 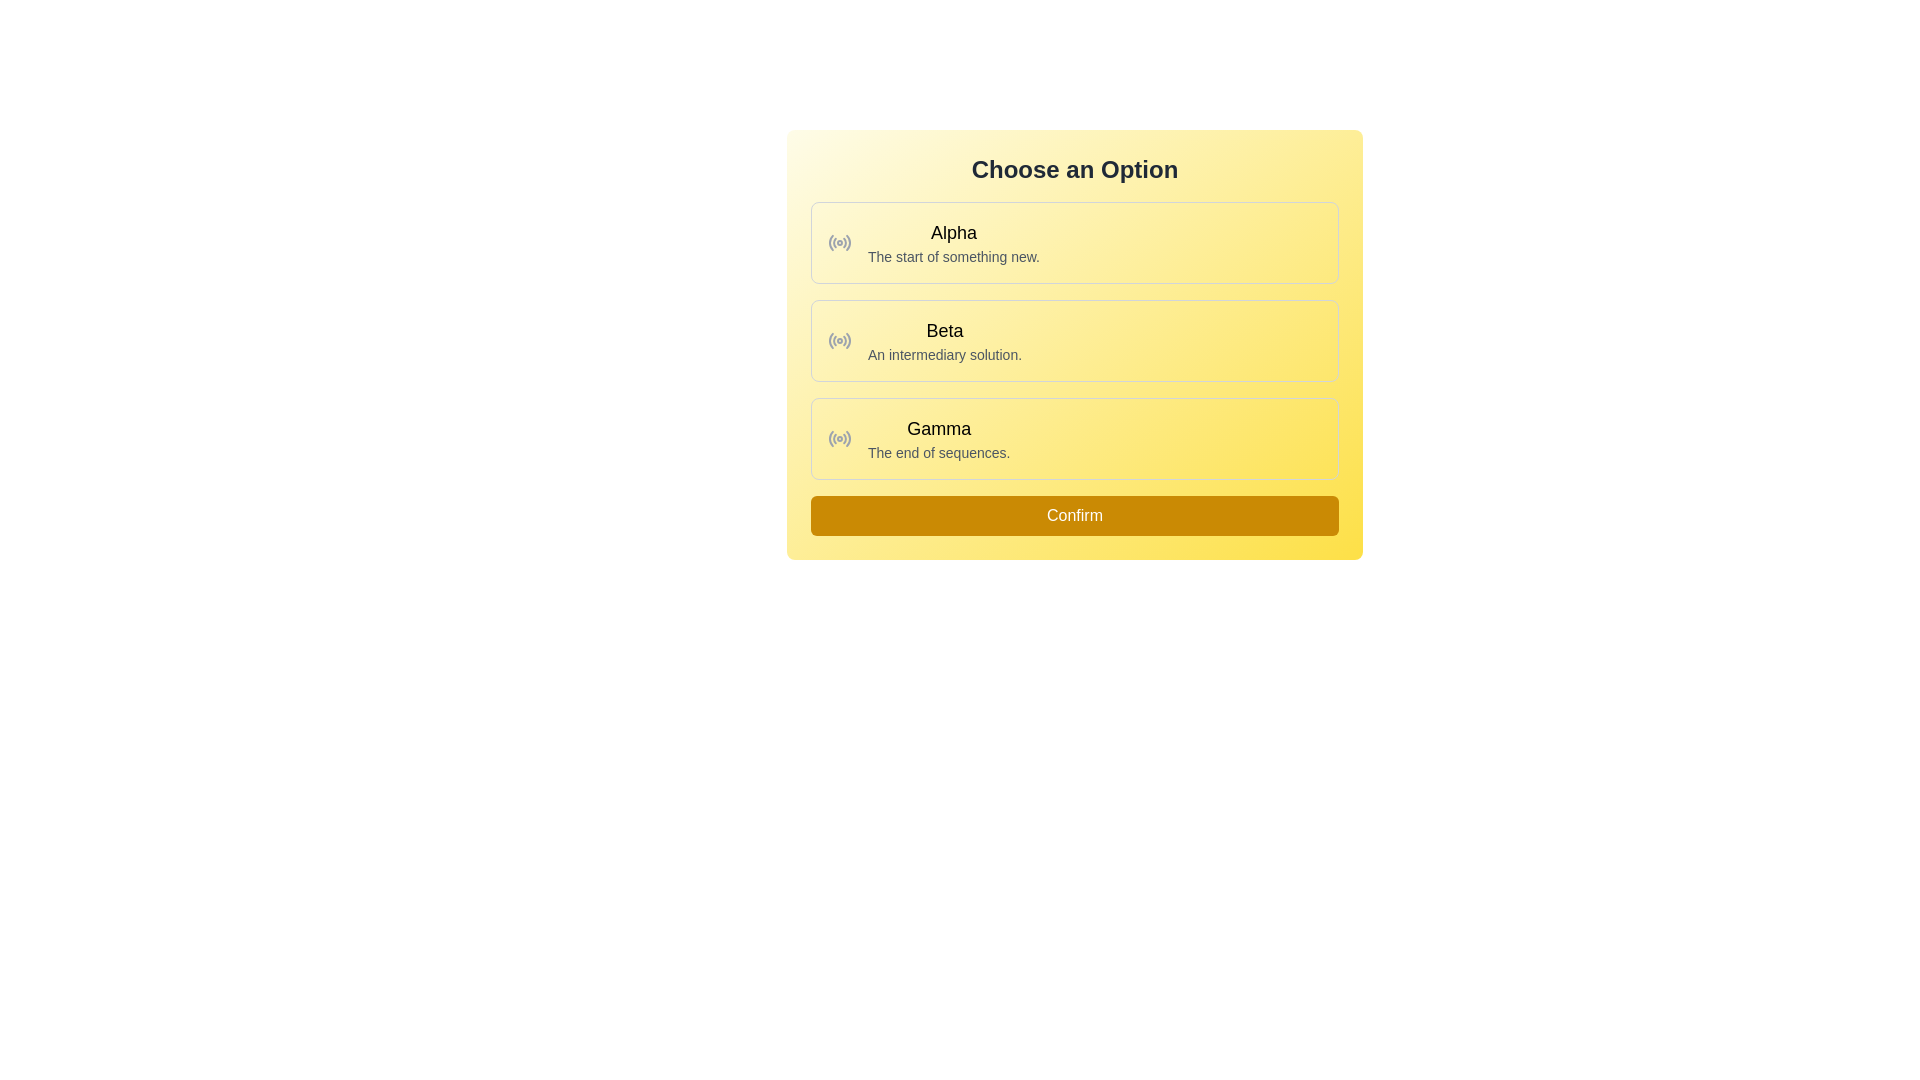 I want to click on the 'Beta' radio option, so click(x=1074, y=339).